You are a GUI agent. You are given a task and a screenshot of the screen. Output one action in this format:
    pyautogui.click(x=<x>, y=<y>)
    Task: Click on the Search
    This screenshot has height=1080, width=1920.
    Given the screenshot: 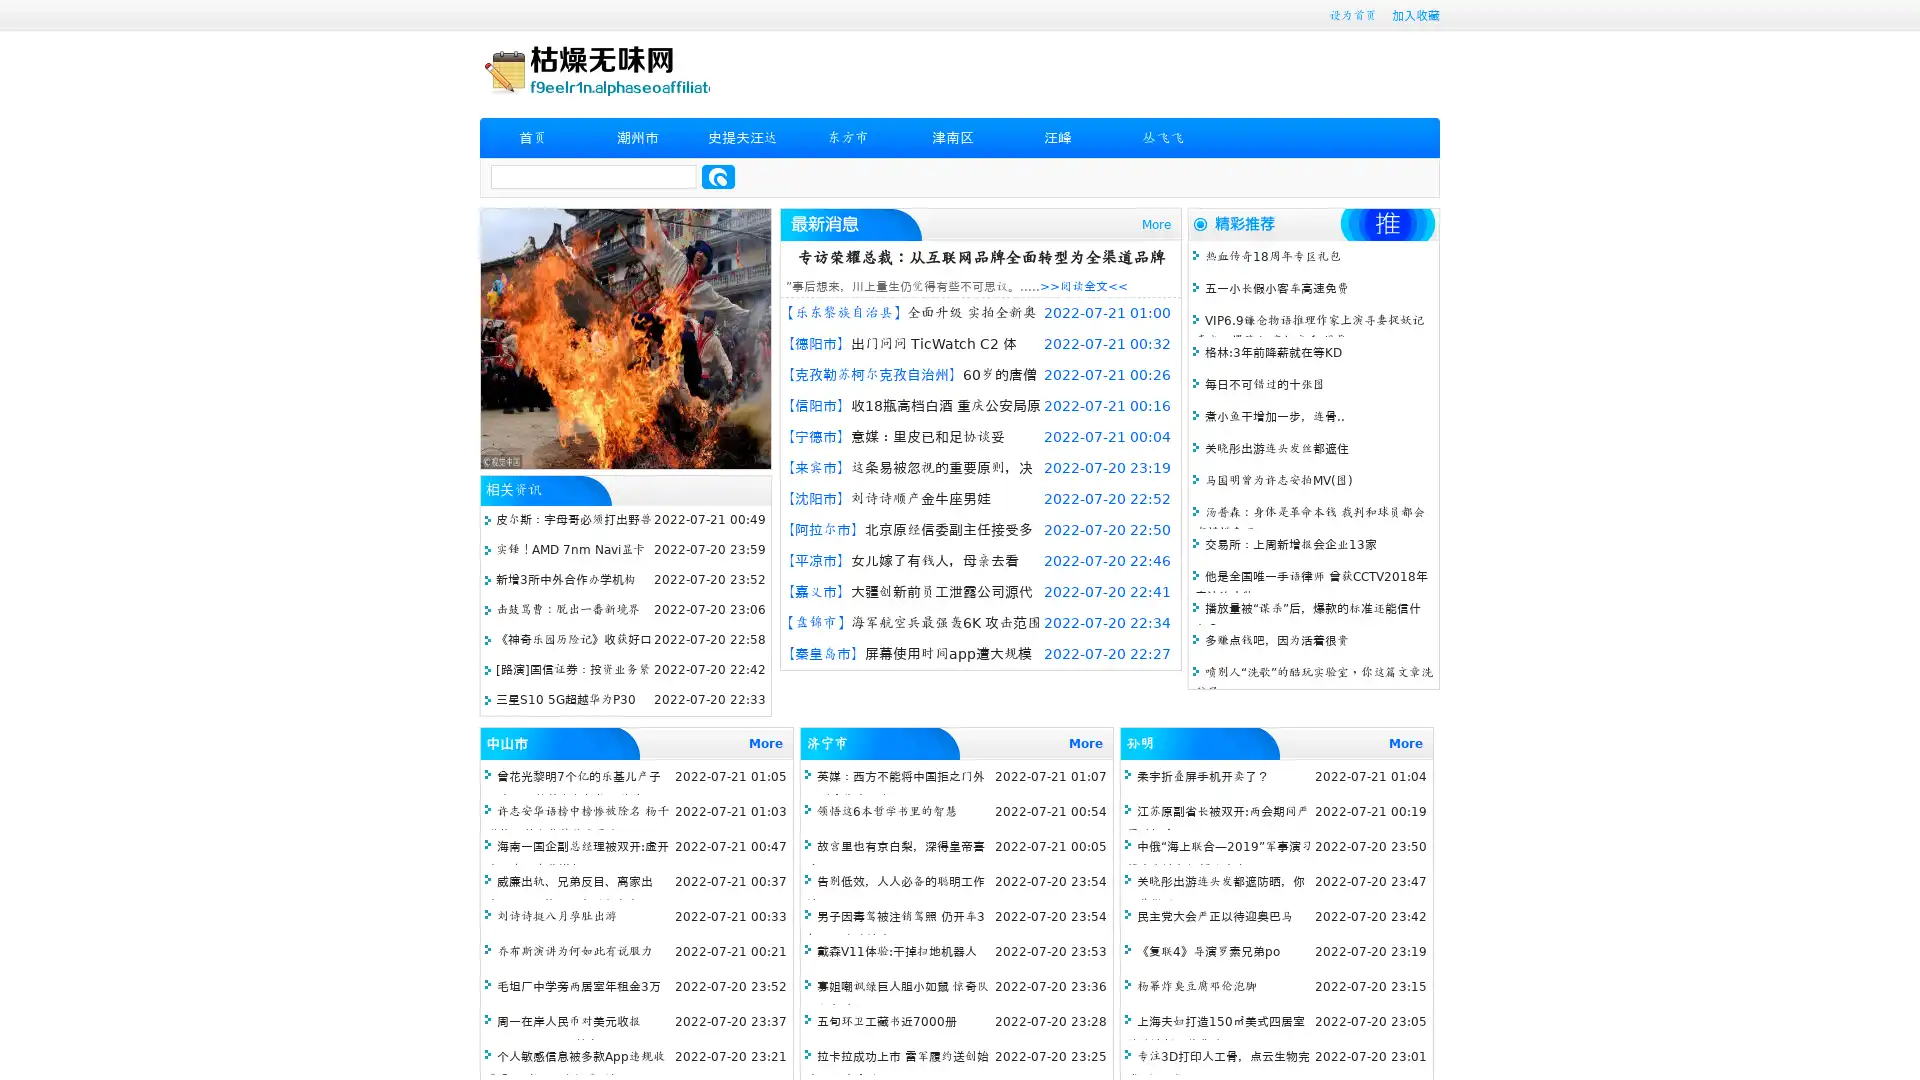 What is the action you would take?
    pyautogui.click(x=718, y=176)
    